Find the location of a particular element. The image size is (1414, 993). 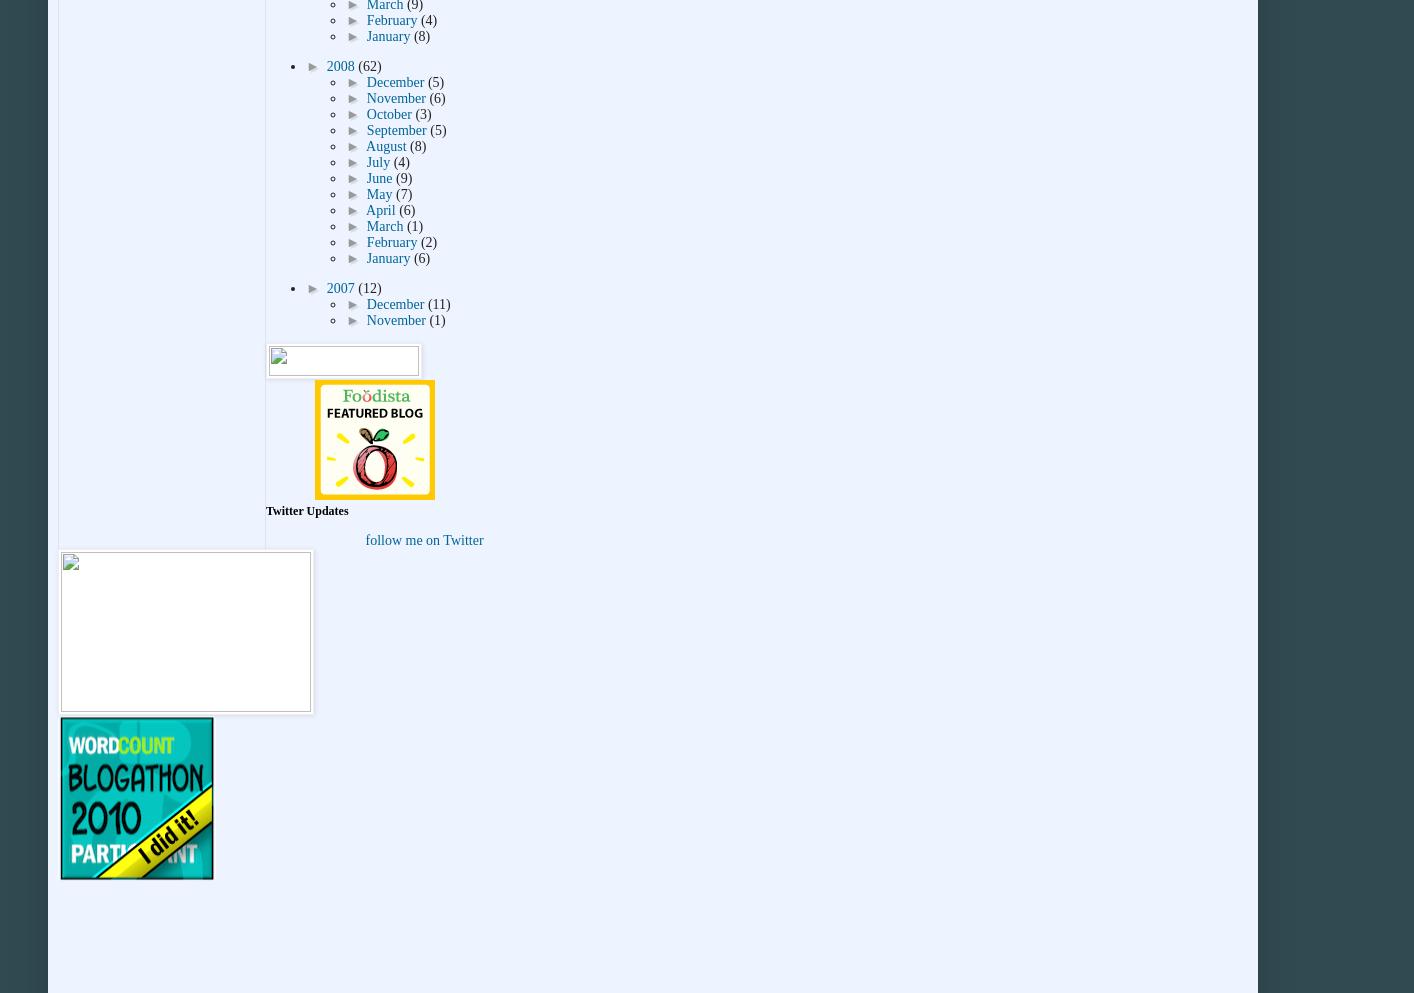

'(7)' is located at coordinates (403, 194).